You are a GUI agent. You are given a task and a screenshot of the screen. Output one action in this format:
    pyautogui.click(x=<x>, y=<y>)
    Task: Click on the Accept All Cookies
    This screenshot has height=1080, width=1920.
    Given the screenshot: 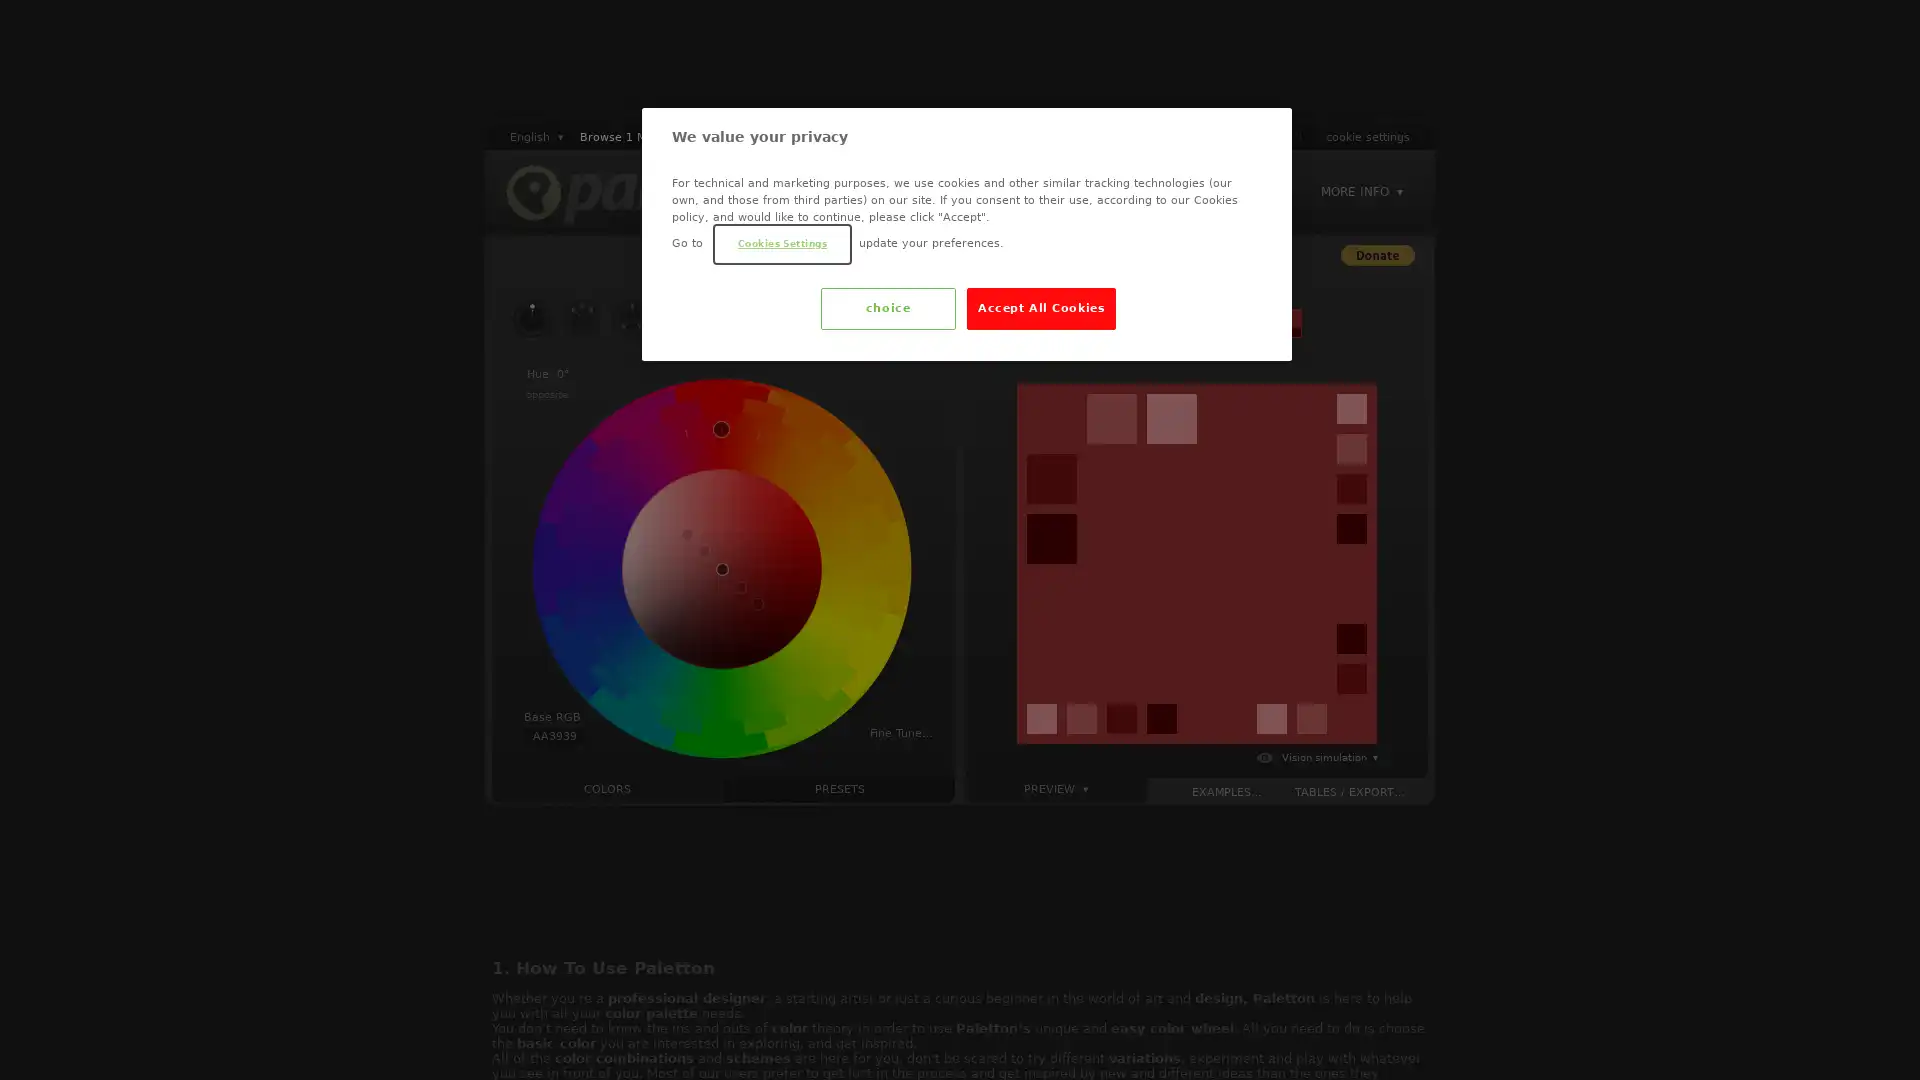 What is the action you would take?
    pyautogui.click(x=1040, y=308)
    